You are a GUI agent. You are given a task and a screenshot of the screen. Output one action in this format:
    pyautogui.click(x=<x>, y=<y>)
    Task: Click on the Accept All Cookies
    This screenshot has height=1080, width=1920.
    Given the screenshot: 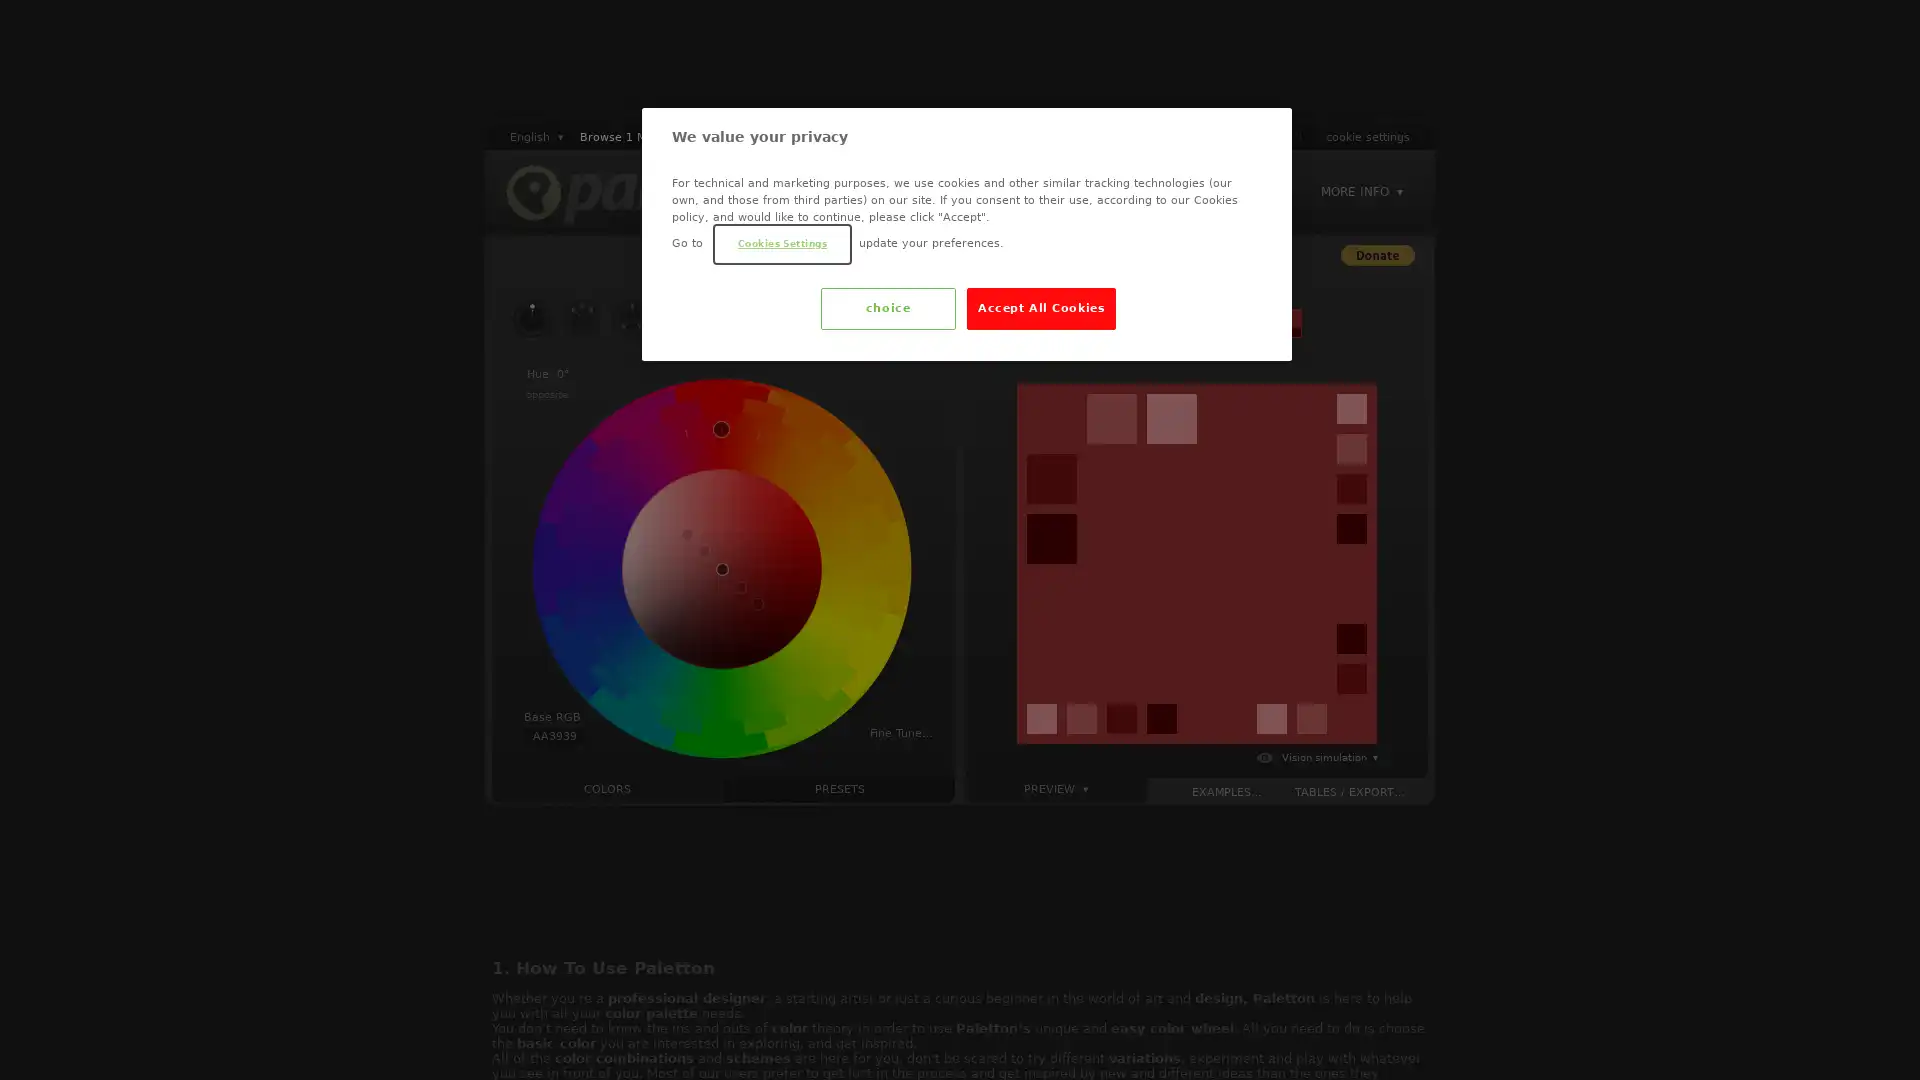 What is the action you would take?
    pyautogui.click(x=1040, y=308)
    